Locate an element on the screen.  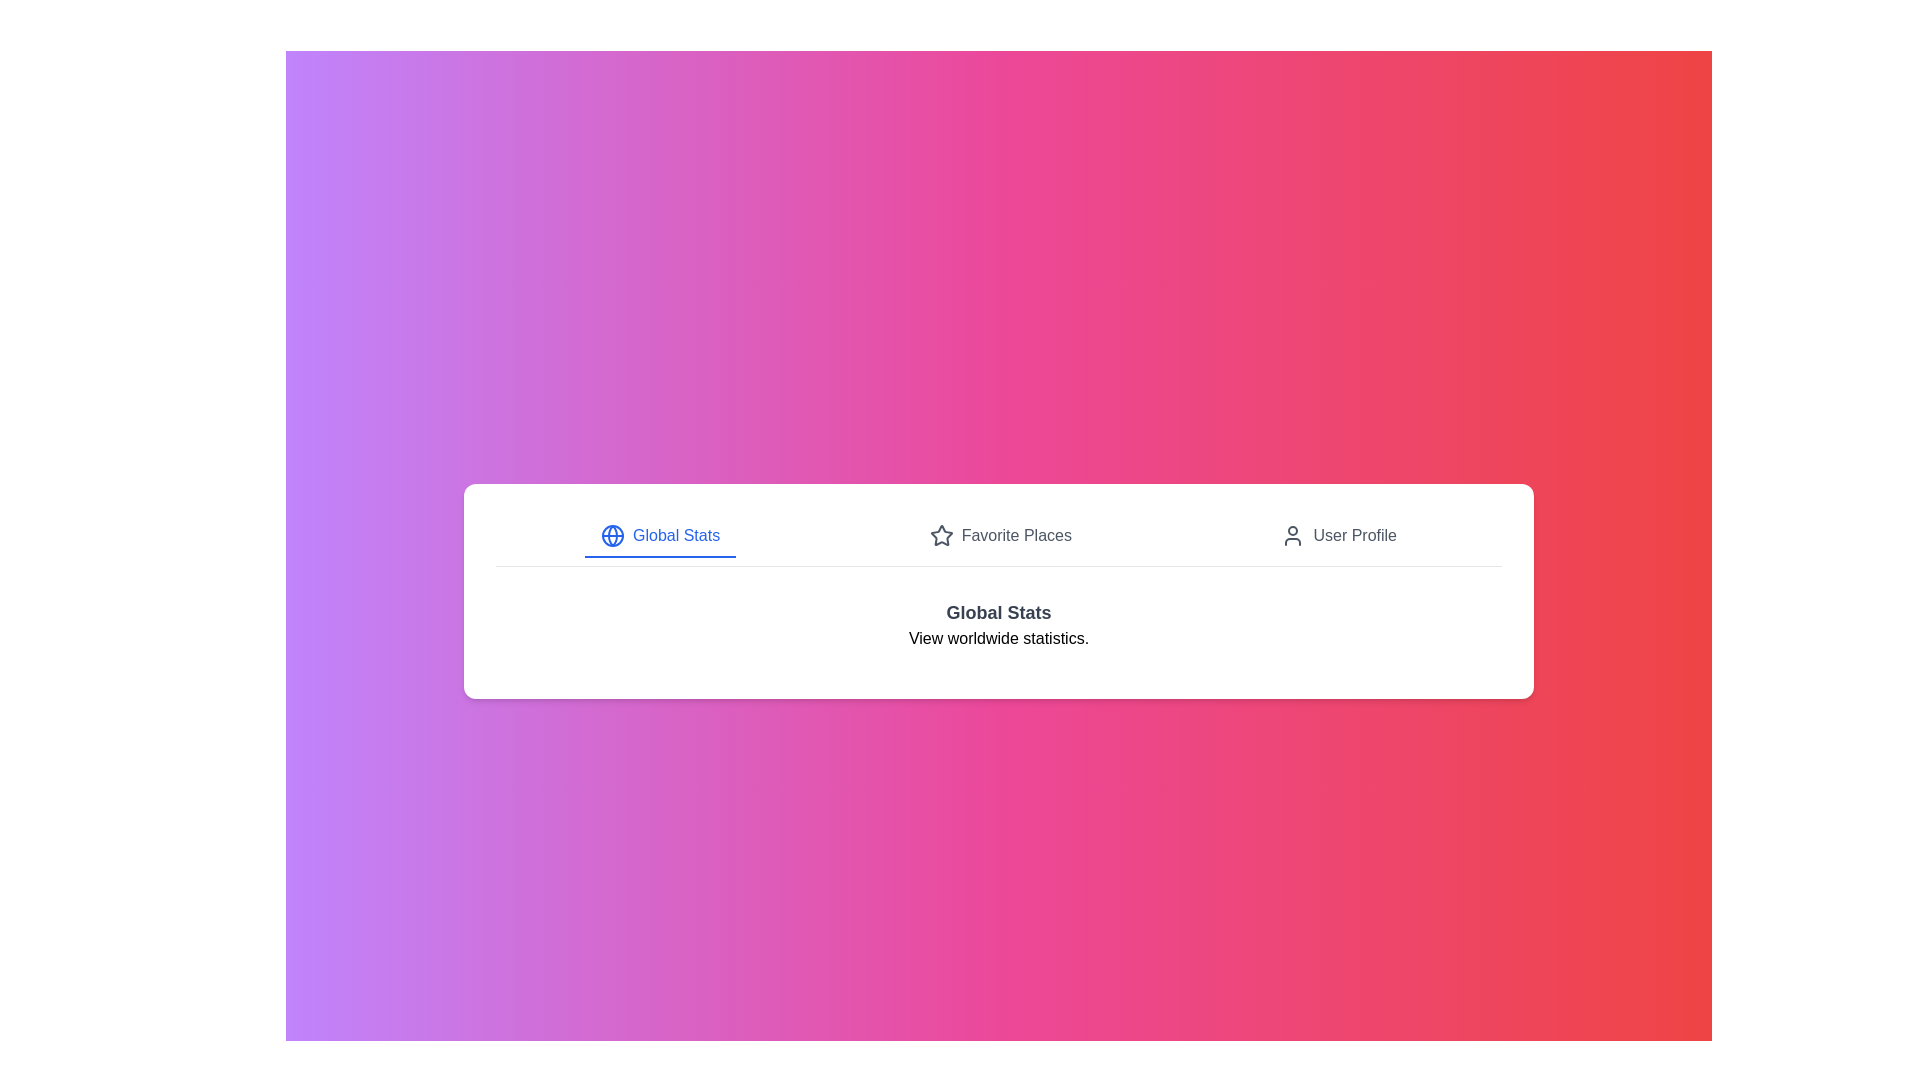
the 'Favorite Places' navigation link, which is a clickable text label positioned in the center of the horizontal navigation bar, located between 'Global Stats' and 'User Profile' is located at coordinates (1016, 534).